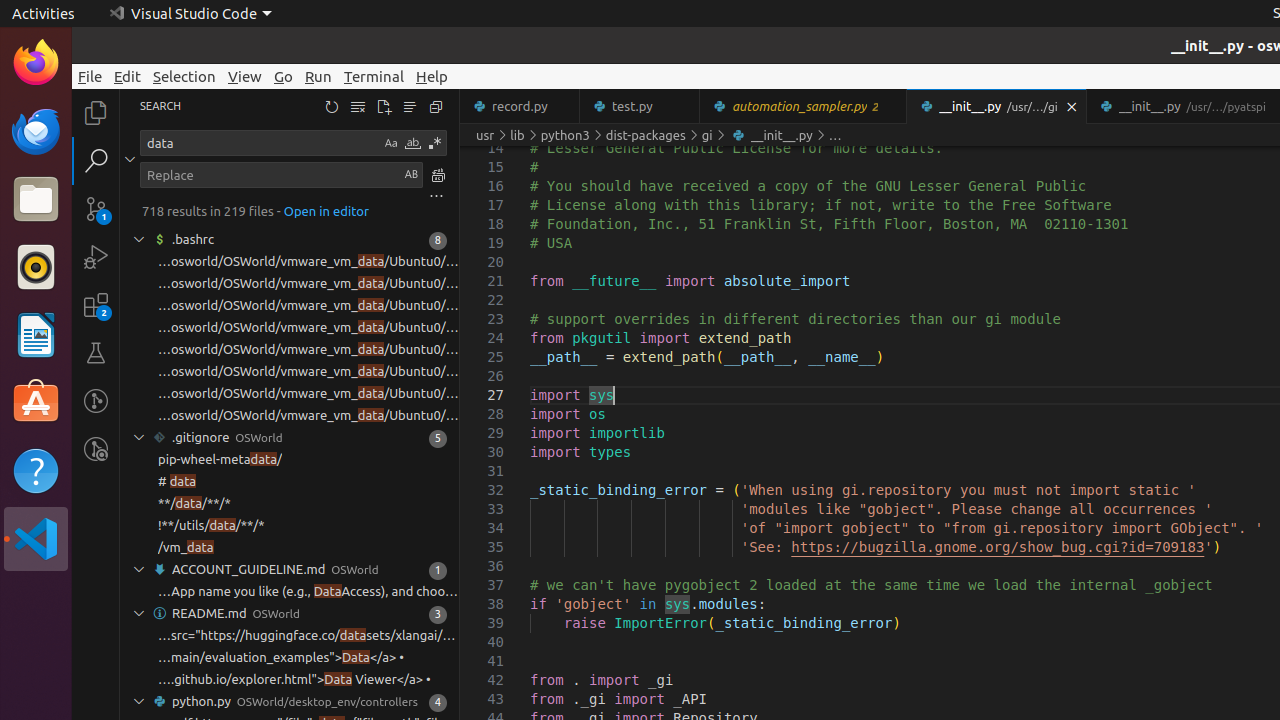  What do you see at coordinates (640, 106) in the screenshot?
I see `'test.py'` at bounding box center [640, 106].